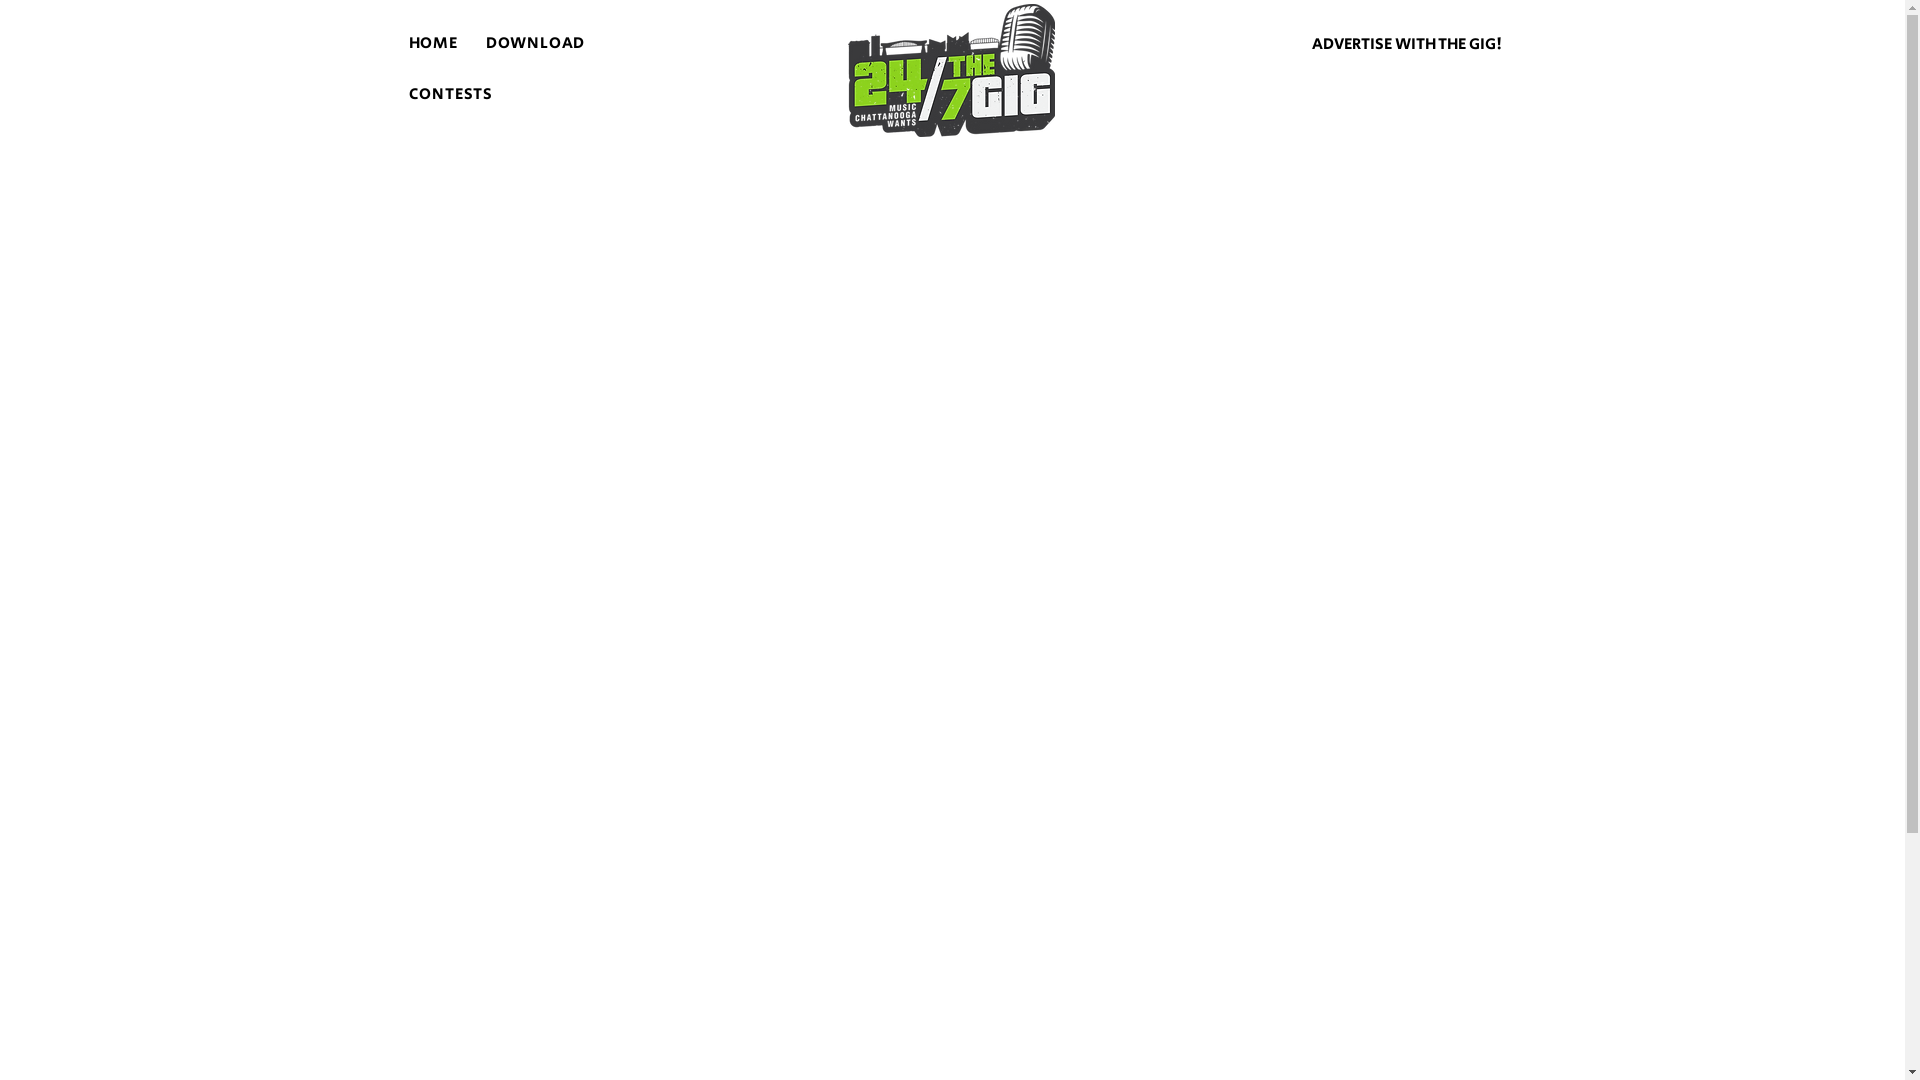 The height and width of the screenshot is (1080, 1920). What do you see at coordinates (474, 43) in the screenshot?
I see `'DOWNLOAD'` at bounding box center [474, 43].